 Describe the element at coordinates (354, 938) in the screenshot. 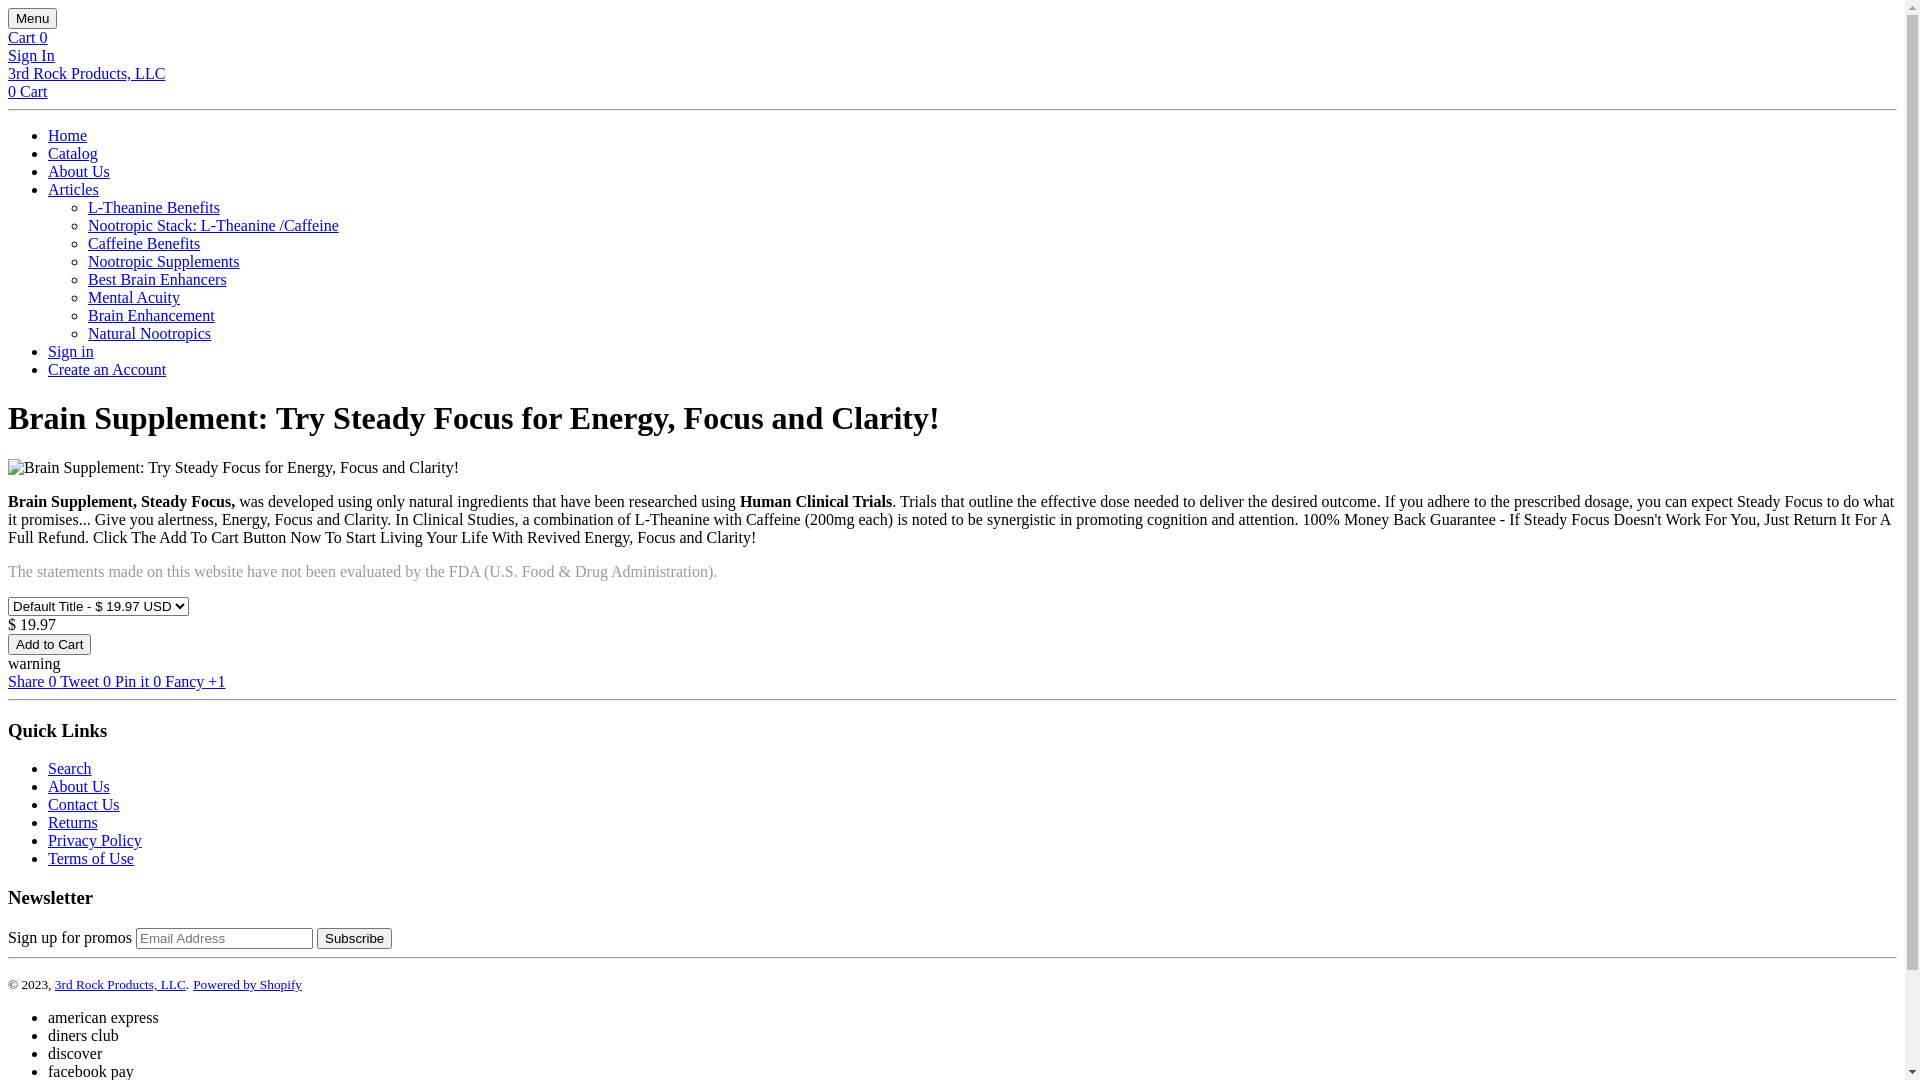

I see `'Subscribe'` at that location.